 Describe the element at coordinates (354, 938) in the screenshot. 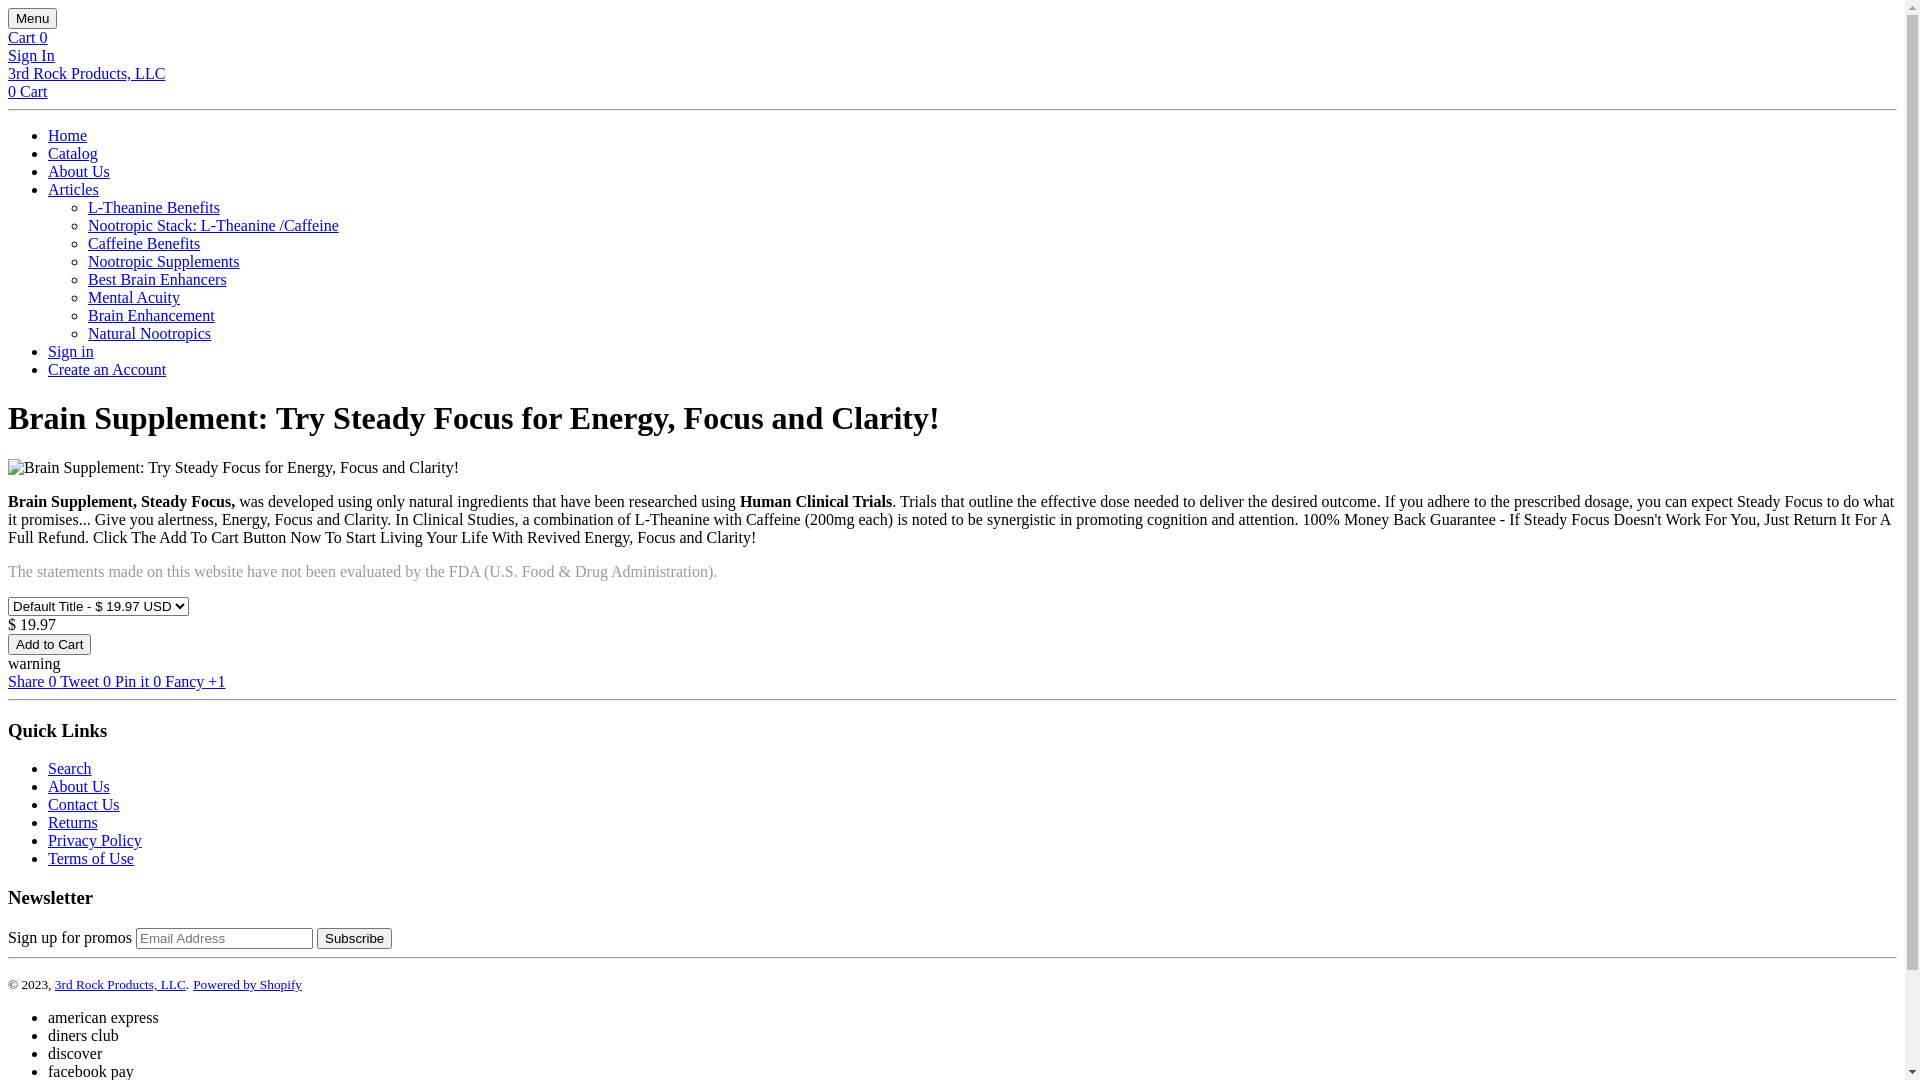

I see `'Subscribe'` at that location.